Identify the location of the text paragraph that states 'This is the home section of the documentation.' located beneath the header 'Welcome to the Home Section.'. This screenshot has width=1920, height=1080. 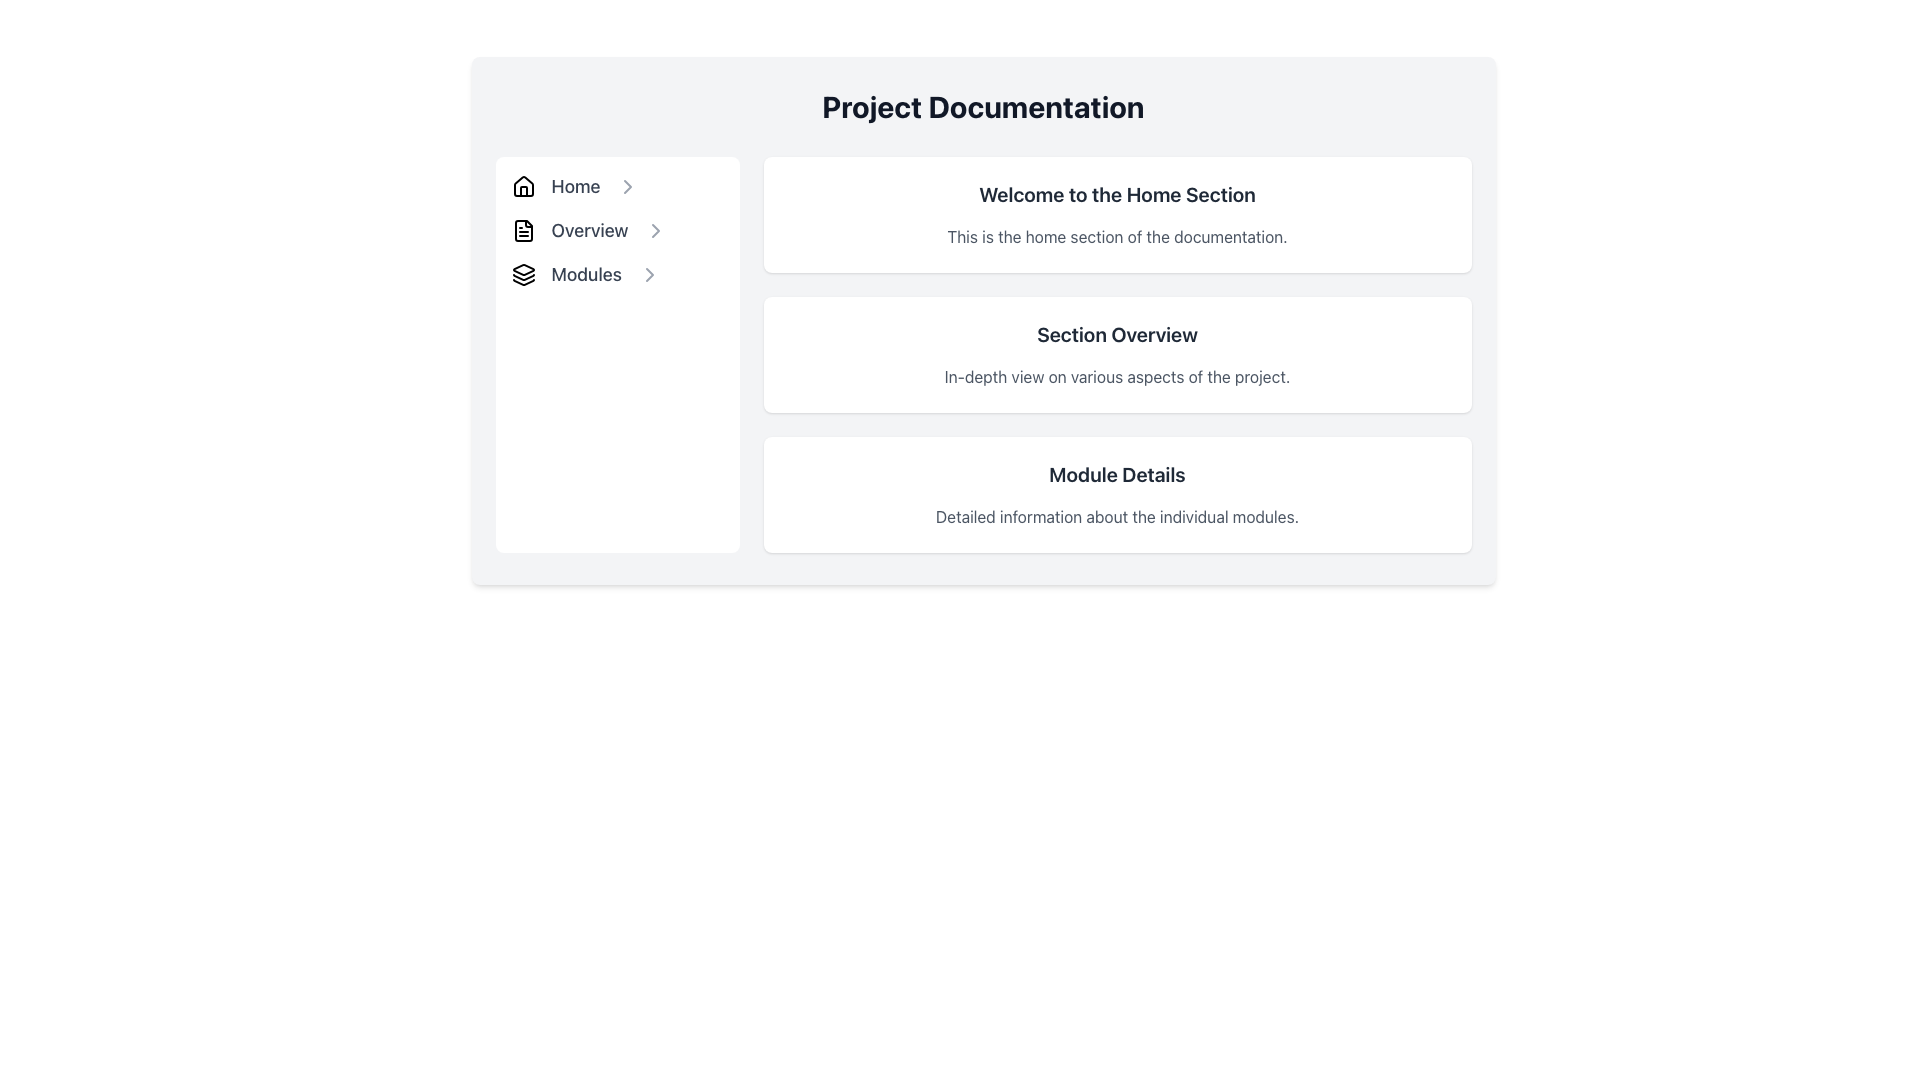
(1116, 235).